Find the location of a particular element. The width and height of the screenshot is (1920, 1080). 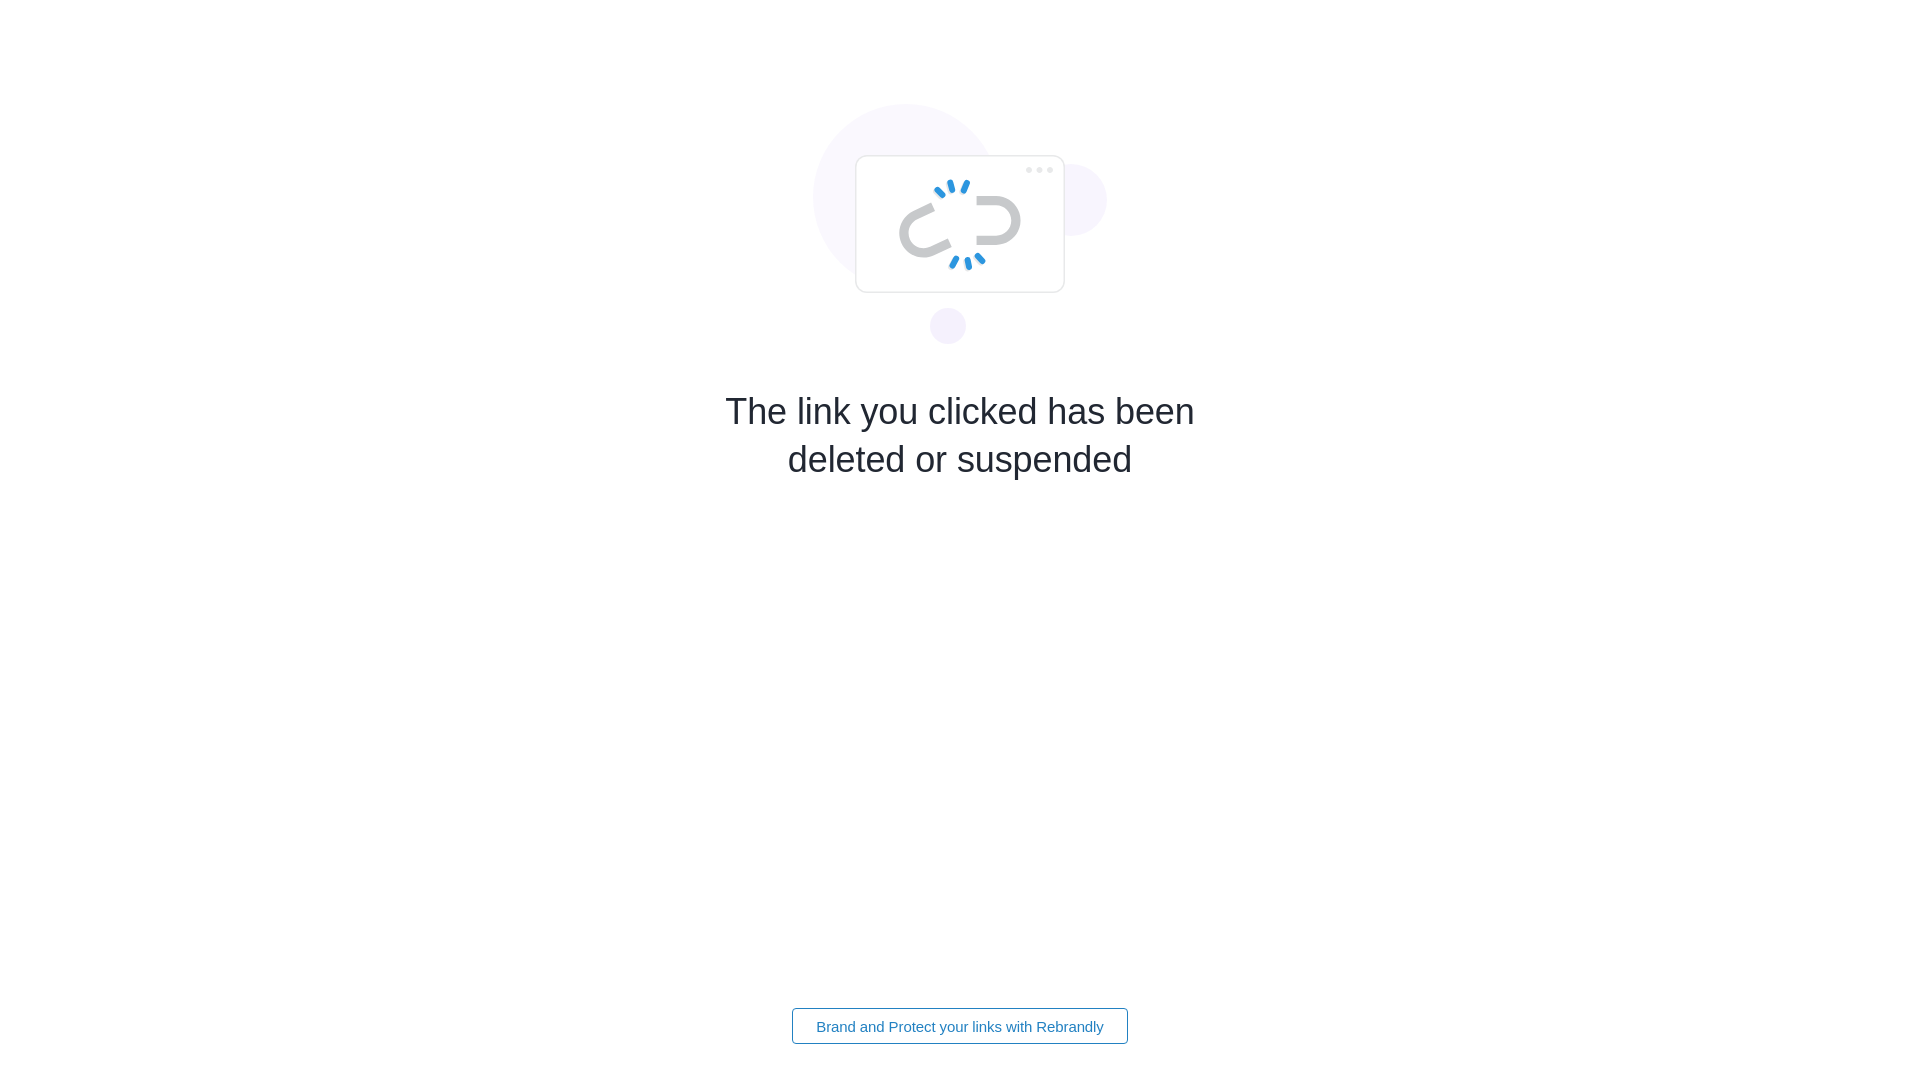

'Brand and Protect your links with Rebrandly' is located at coordinates (960, 1026).